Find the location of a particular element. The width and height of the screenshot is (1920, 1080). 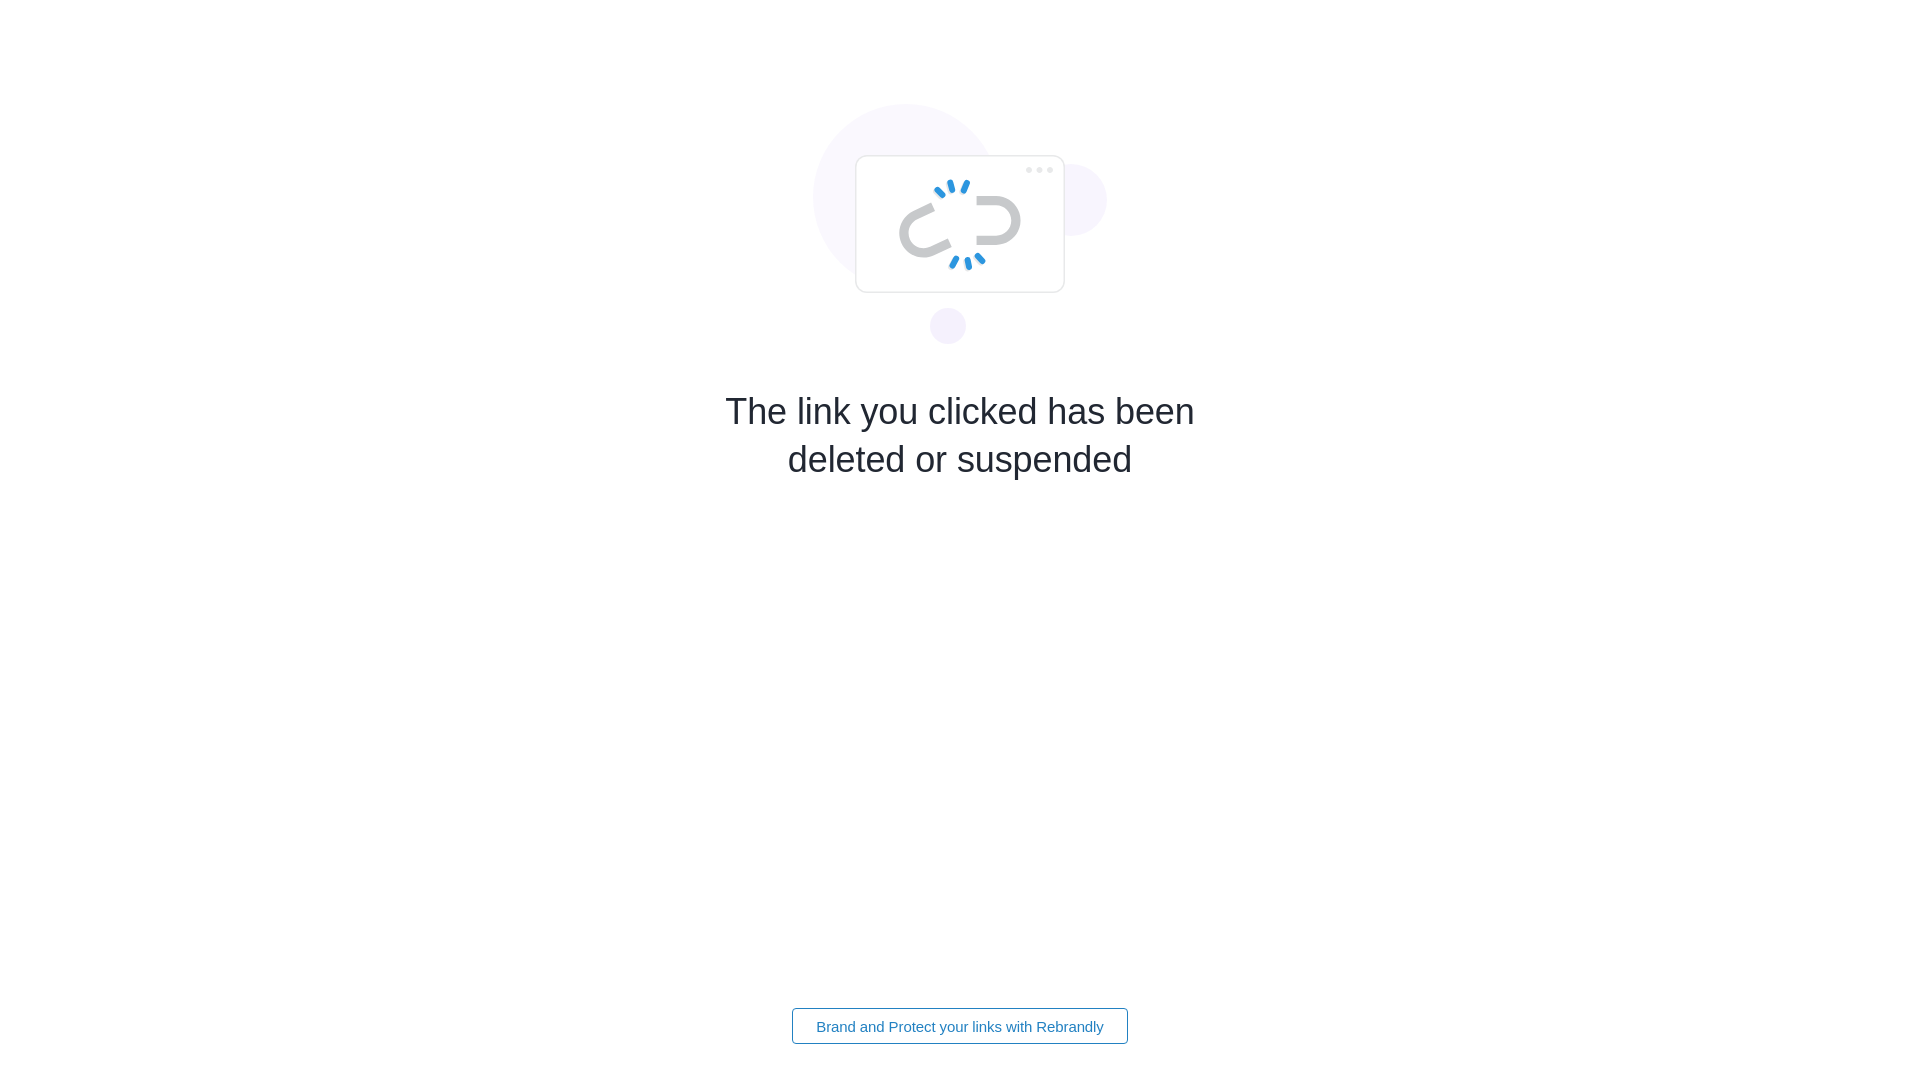

'Brand and Protect your links with Rebrandly' is located at coordinates (960, 1026).